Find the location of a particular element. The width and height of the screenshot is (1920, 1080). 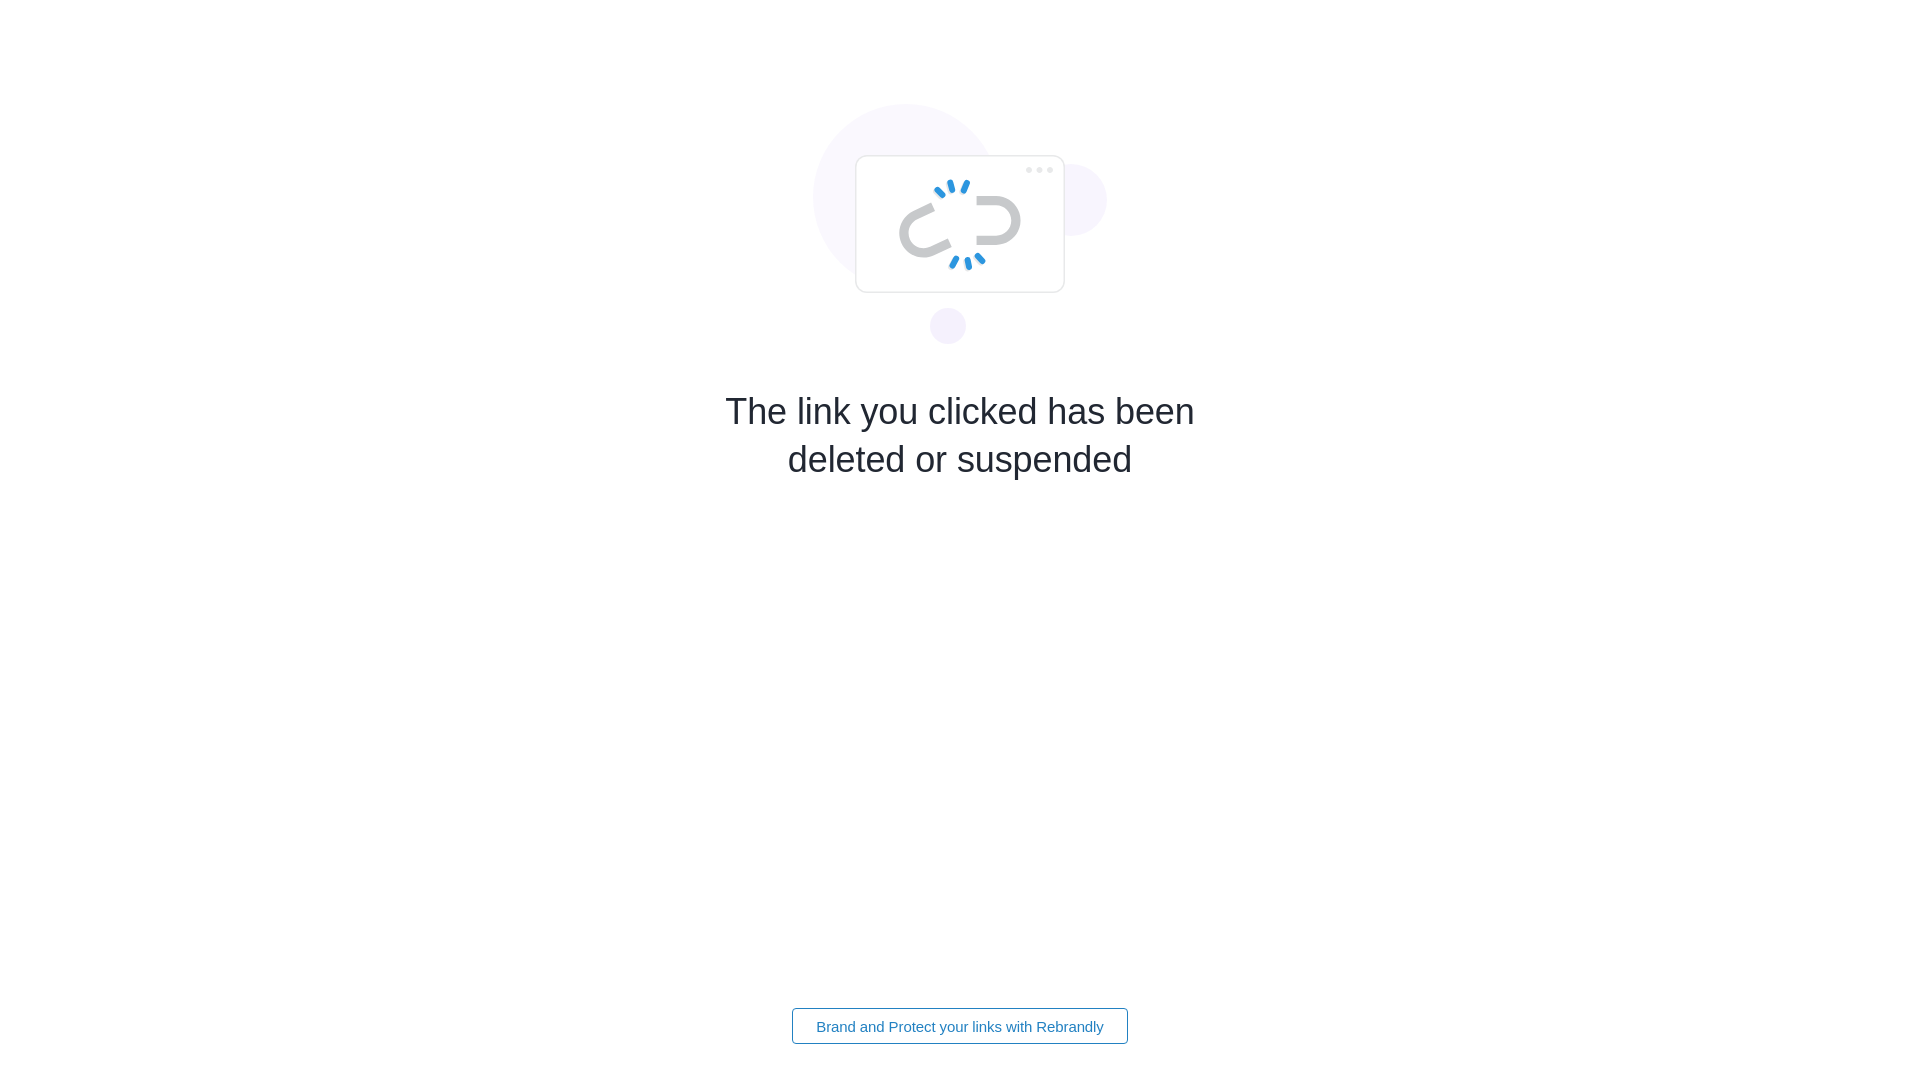

'Brand and Protect your links with Rebrandly' is located at coordinates (960, 1026).